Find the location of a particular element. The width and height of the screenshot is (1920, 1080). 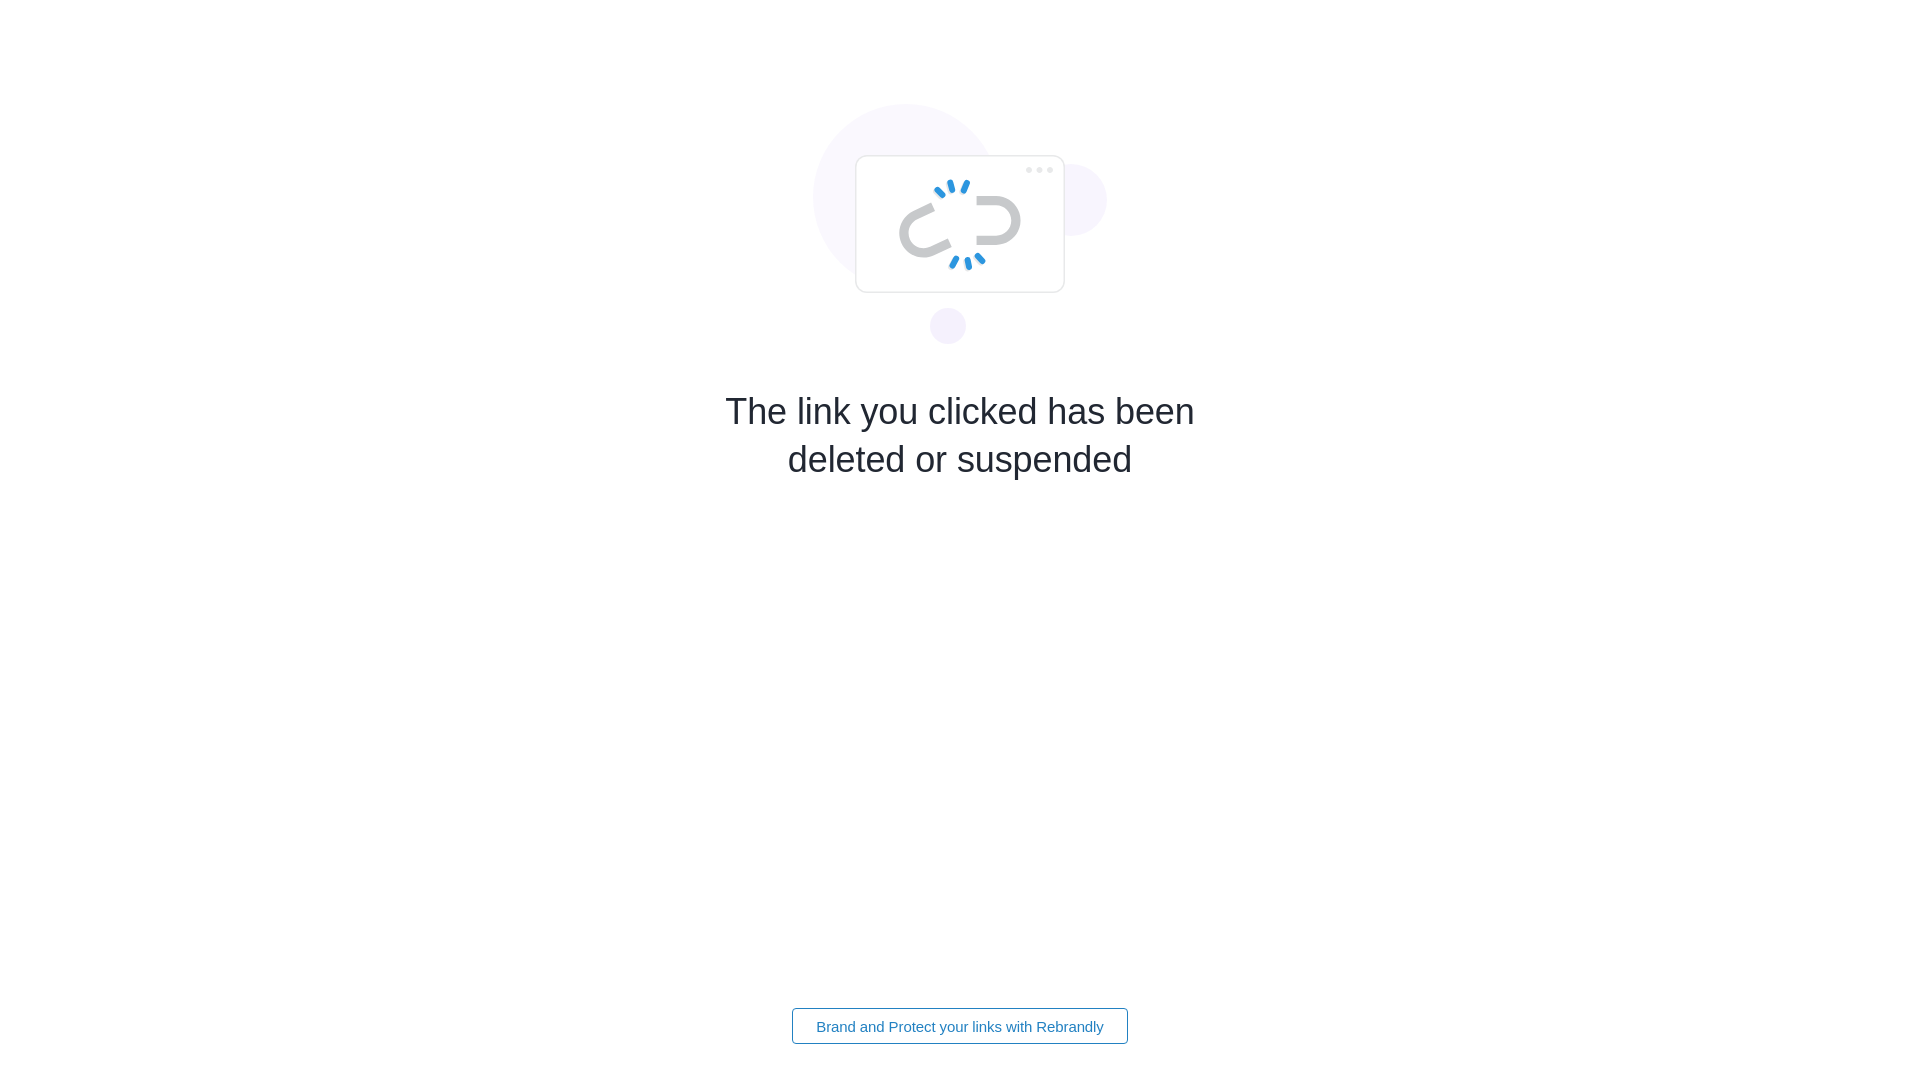

'Brand and Protect your links with Rebrandly' is located at coordinates (960, 1026).